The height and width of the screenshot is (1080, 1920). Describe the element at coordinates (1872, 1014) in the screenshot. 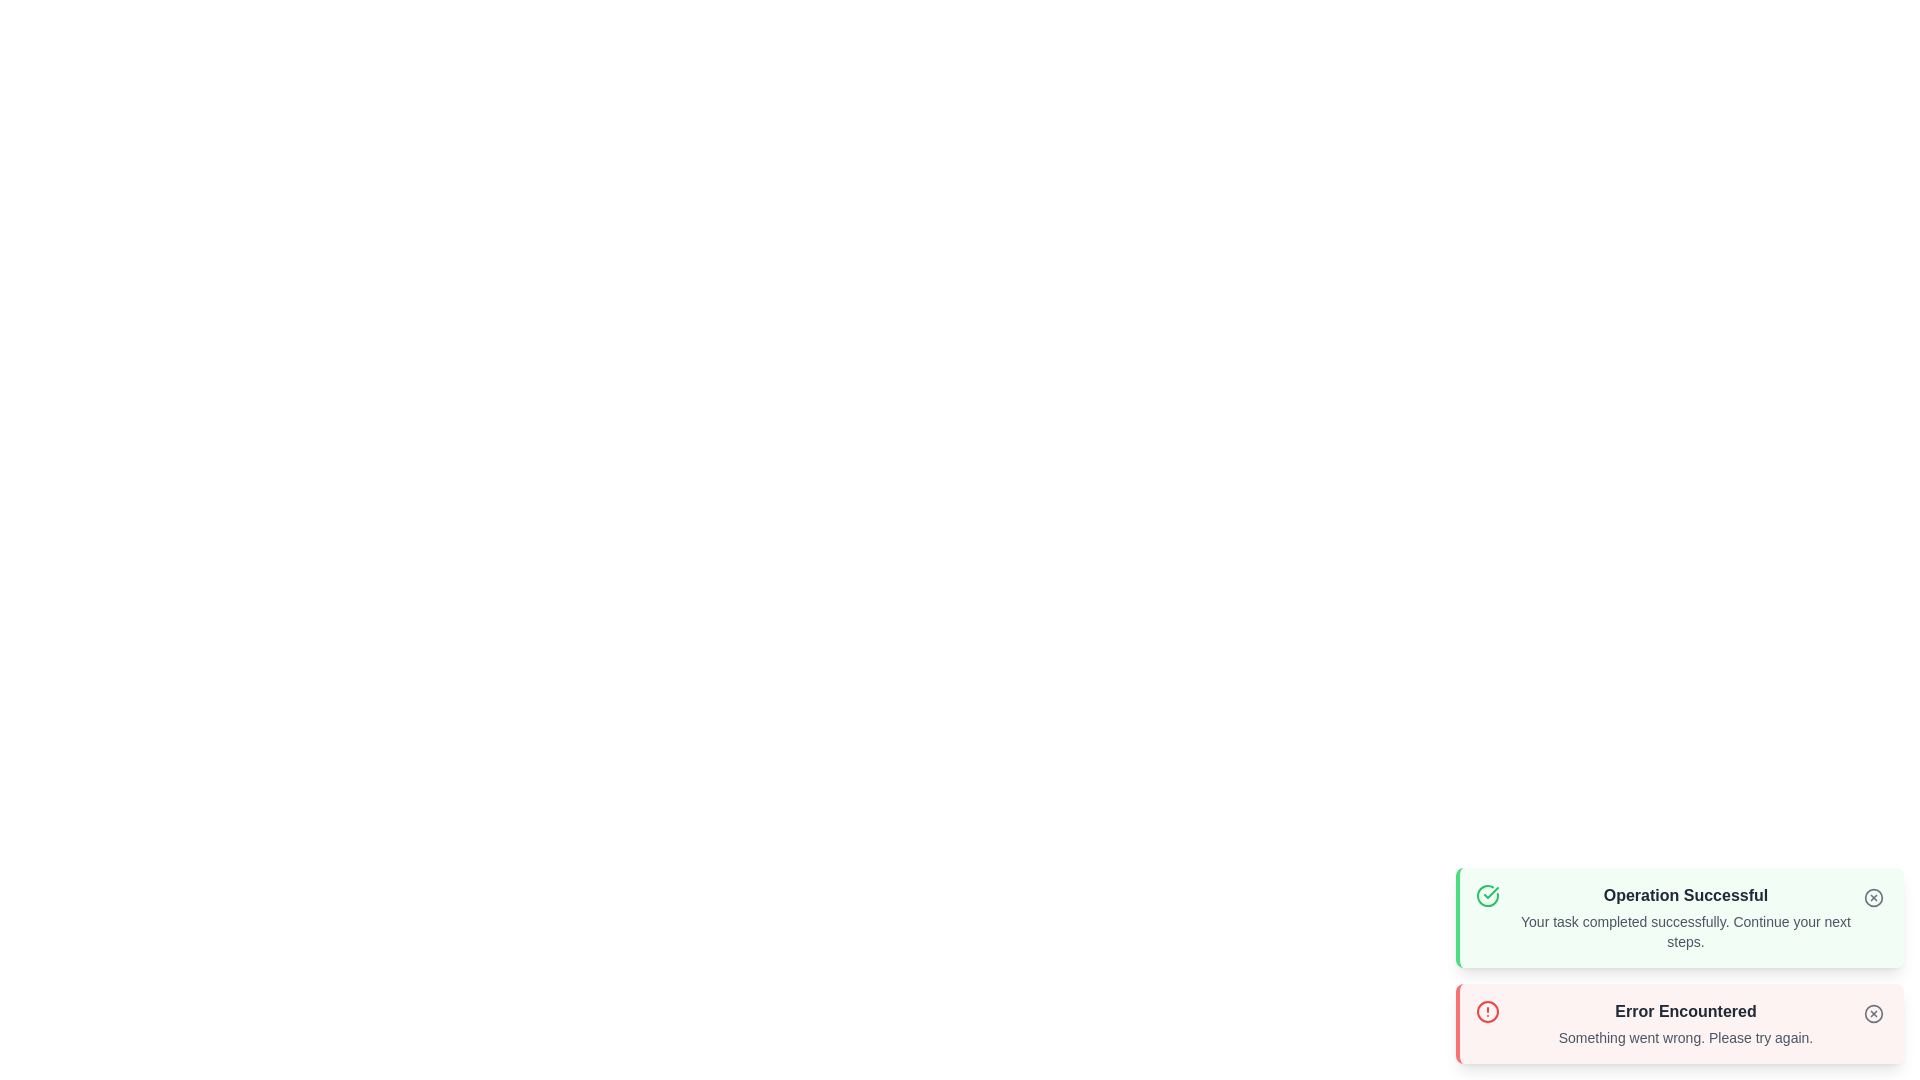

I see `the circular close button with a gray background and 'X' icon located at the top-right corner of the notification card` at that location.